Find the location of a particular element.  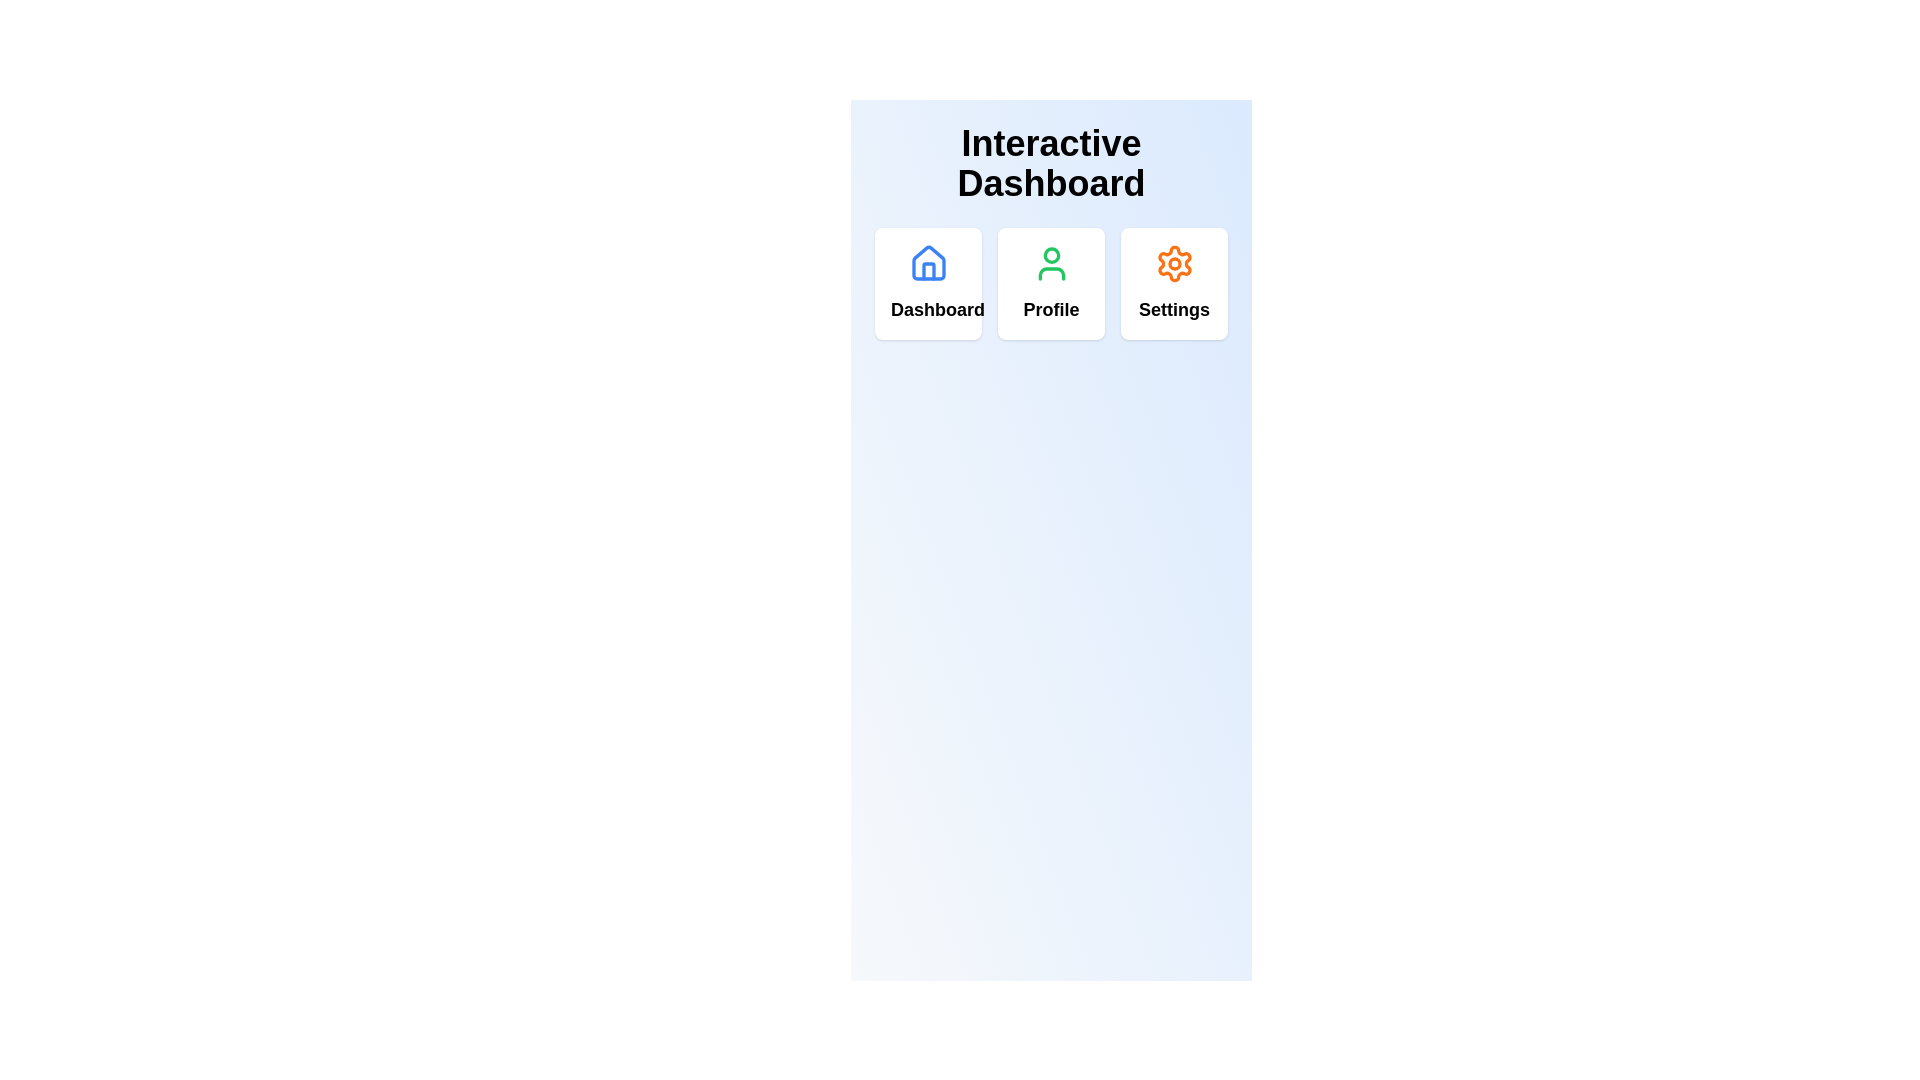

the 'Dashboard' icon located at the top center of the dashboard card is located at coordinates (927, 262).